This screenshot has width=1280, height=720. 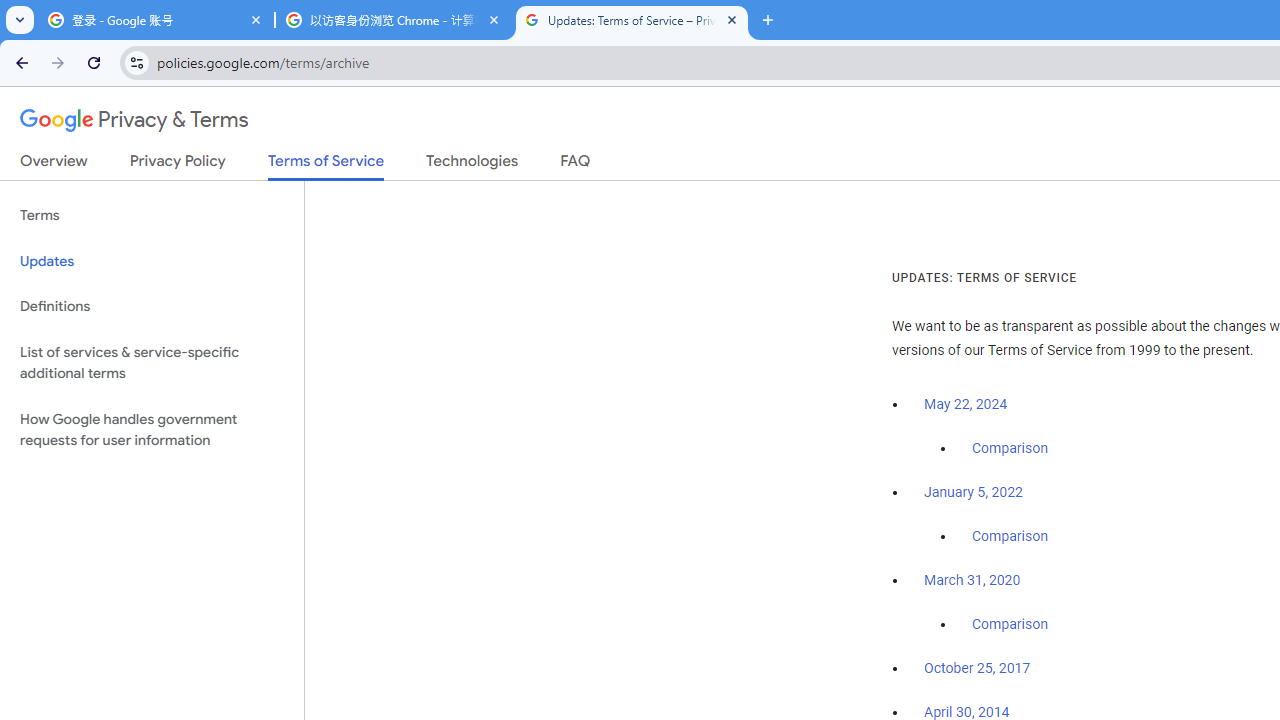 What do you see at coordinates (972, 580) in the screenshot?
I see `'March 31, 2020'` at bounding box center [972, 580].